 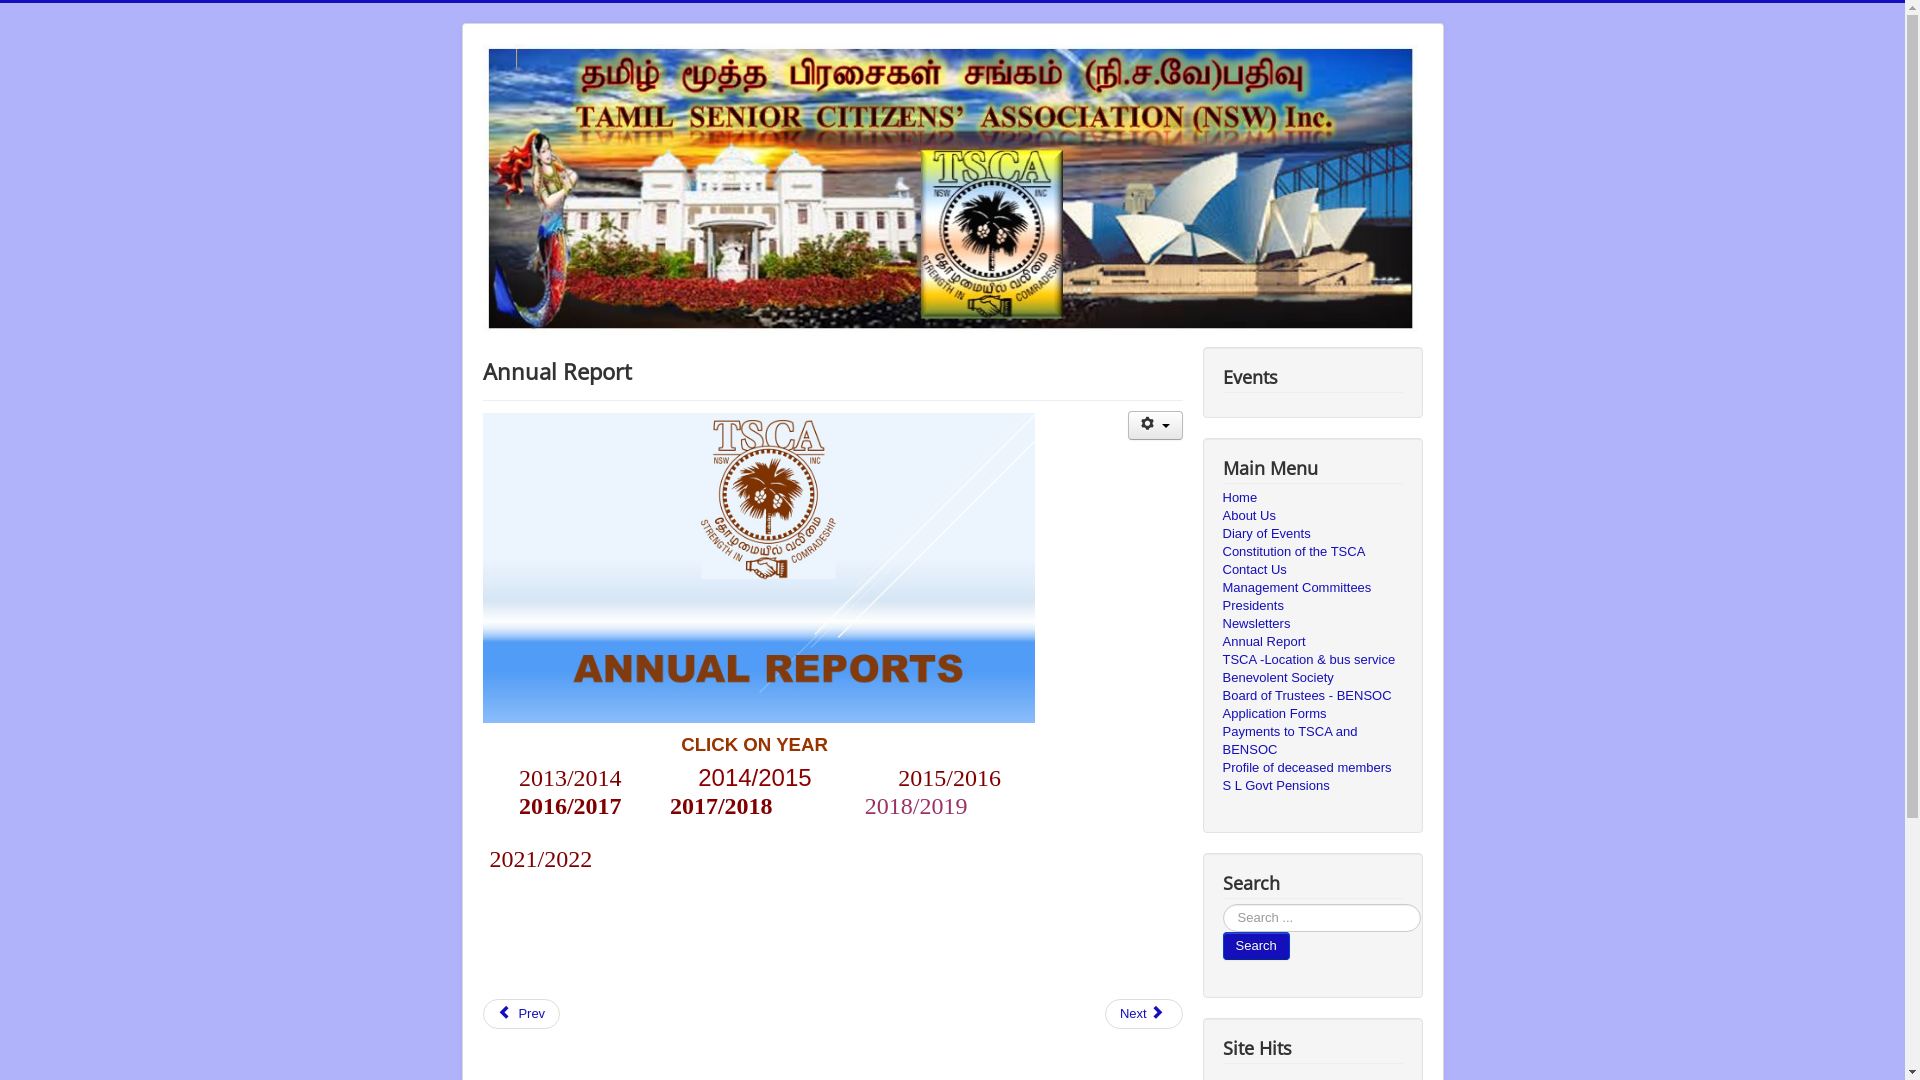 I want to click on 'Search', so click(x=1221, y=945).